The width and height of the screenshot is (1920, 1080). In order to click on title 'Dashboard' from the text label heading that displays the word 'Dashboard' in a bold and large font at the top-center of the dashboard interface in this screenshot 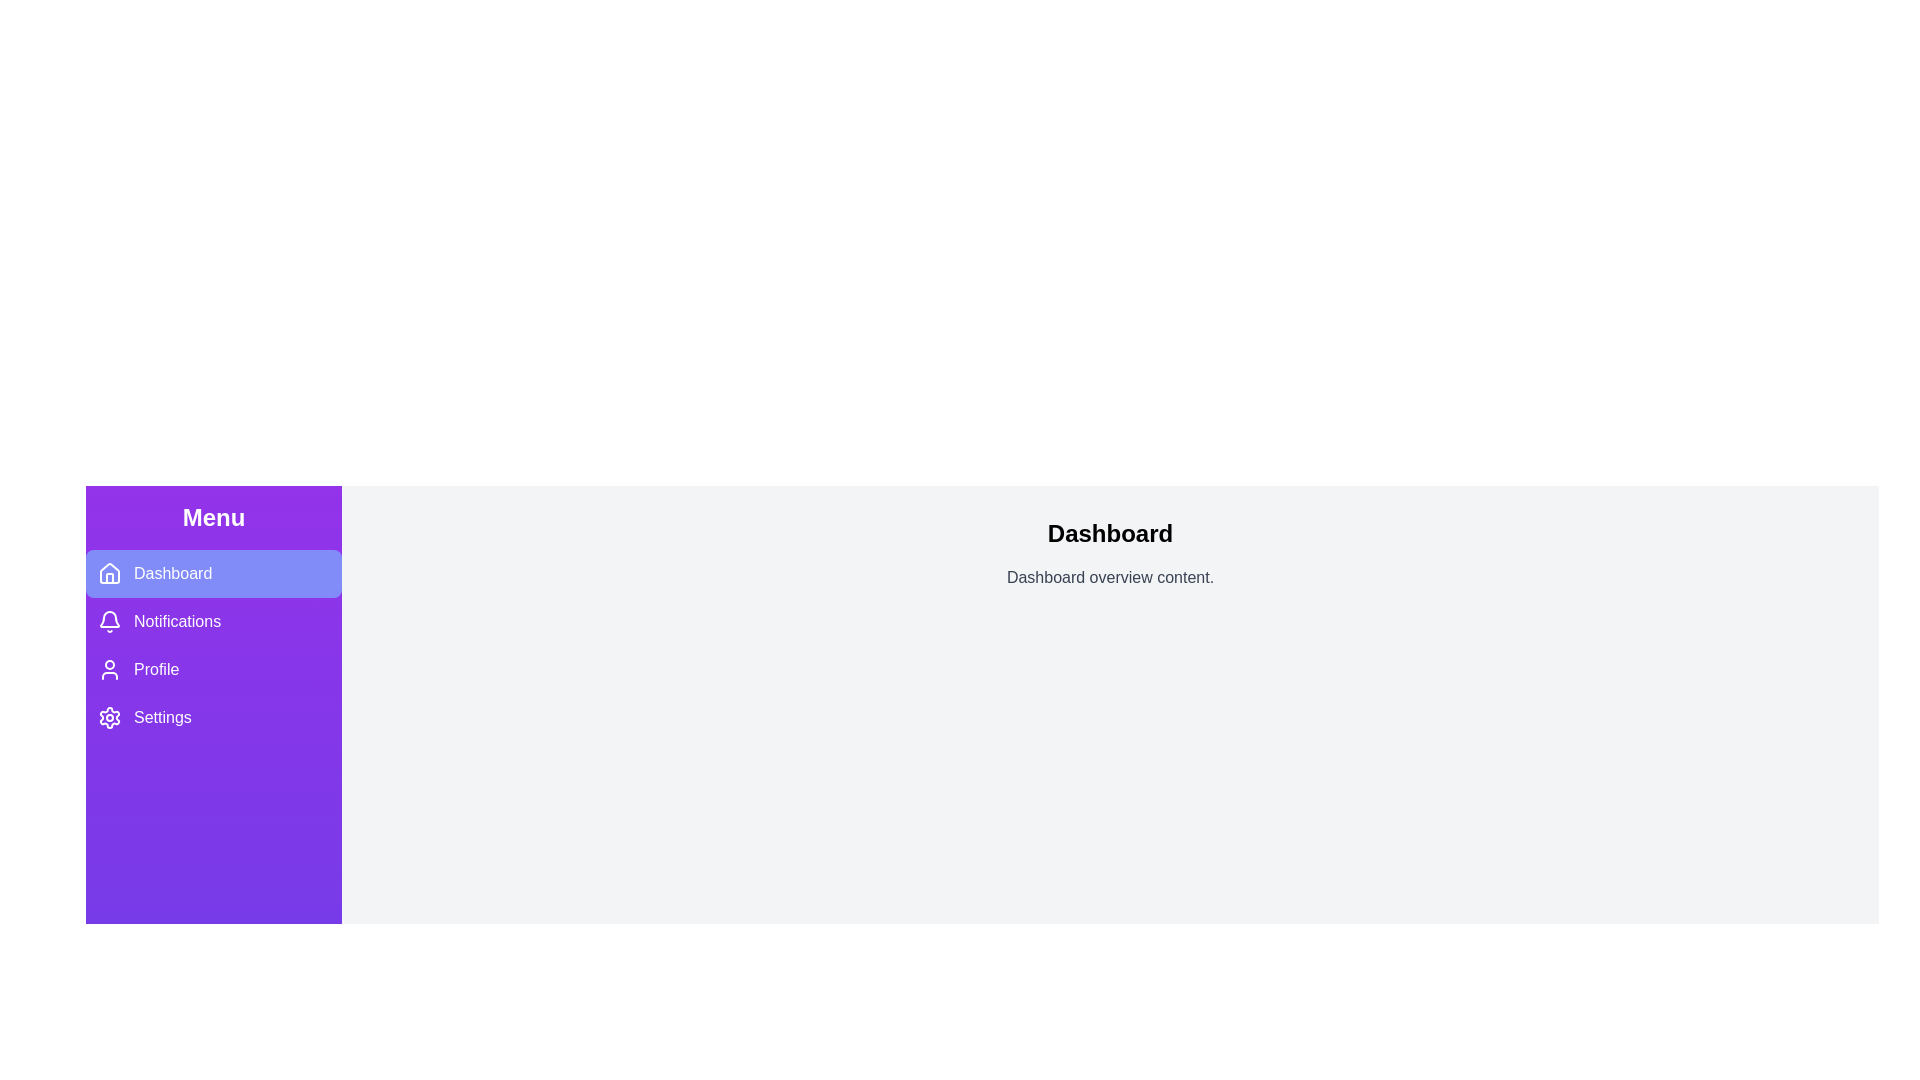, I will do `click(1109, 532)`.